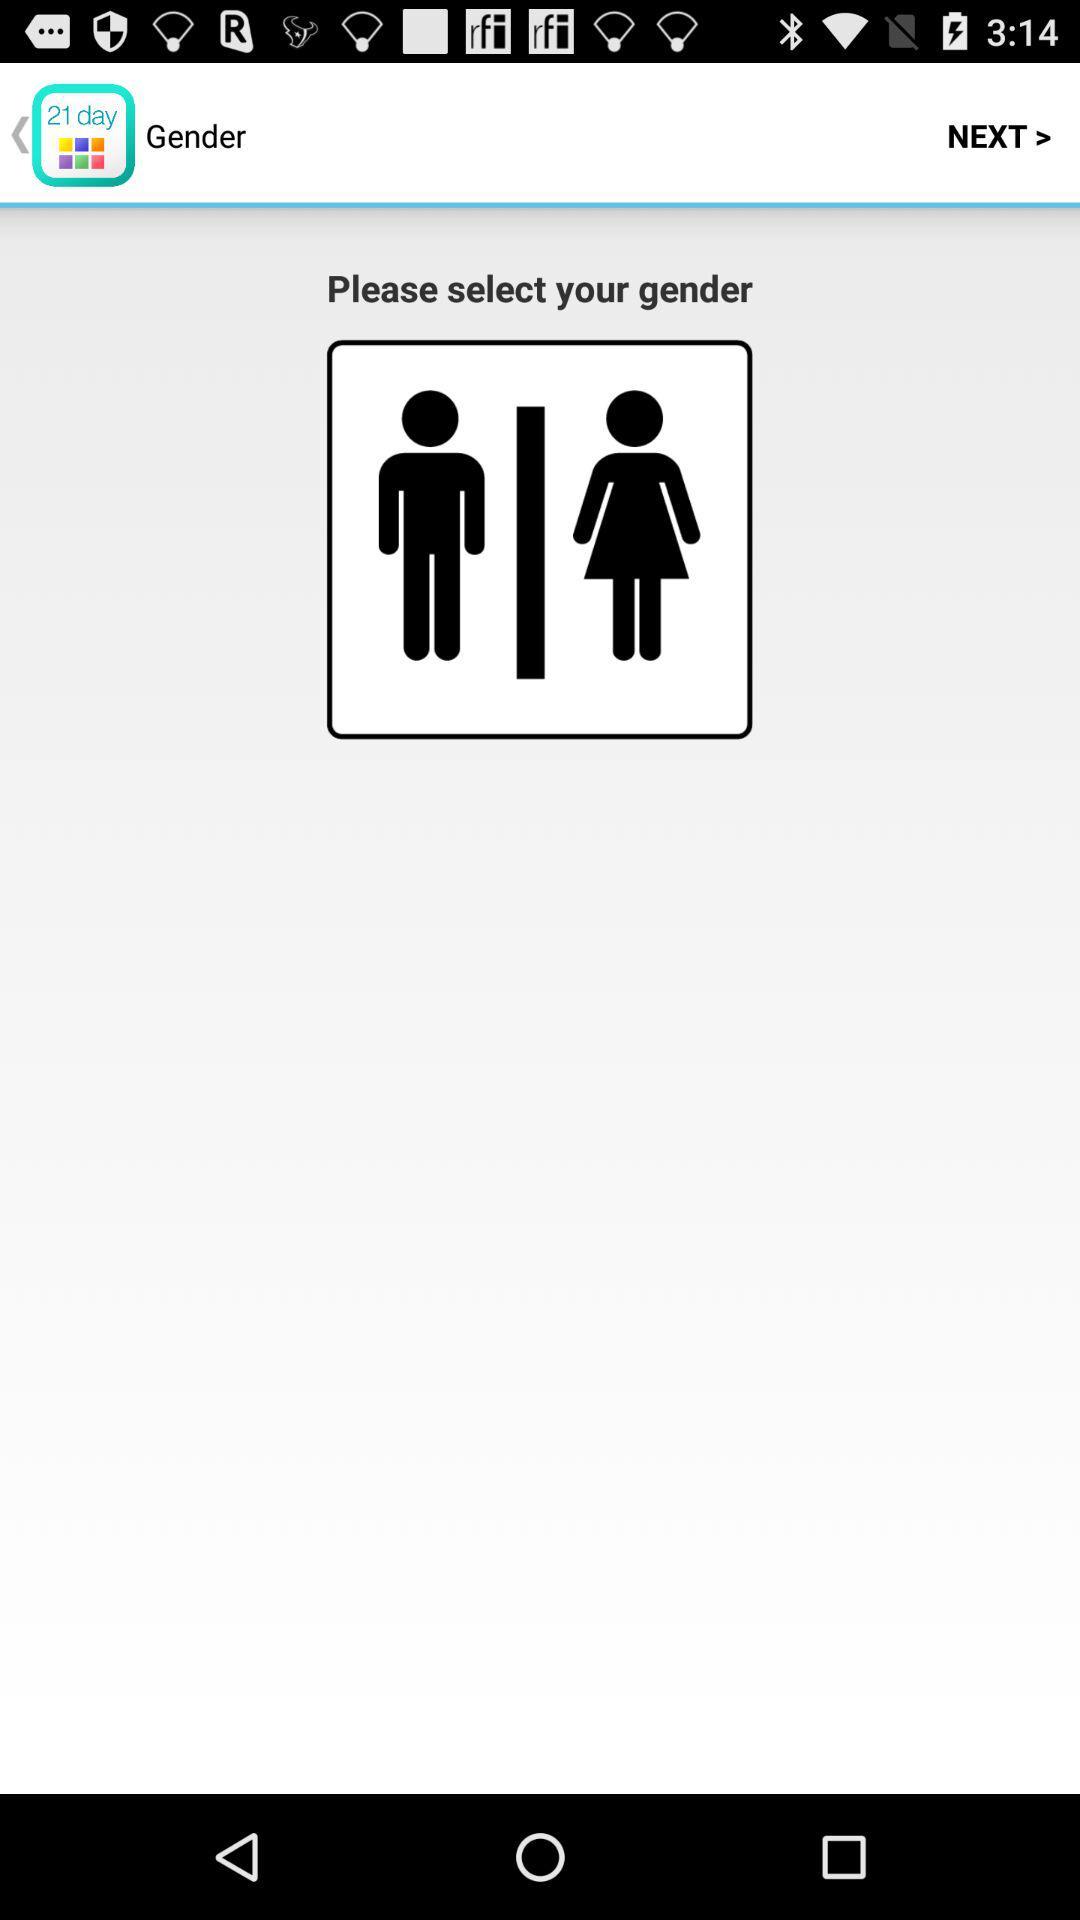 Image resolution: width=1080 pixels, height=1920 pixels. I want to click on the home icon, so click(636, 561).